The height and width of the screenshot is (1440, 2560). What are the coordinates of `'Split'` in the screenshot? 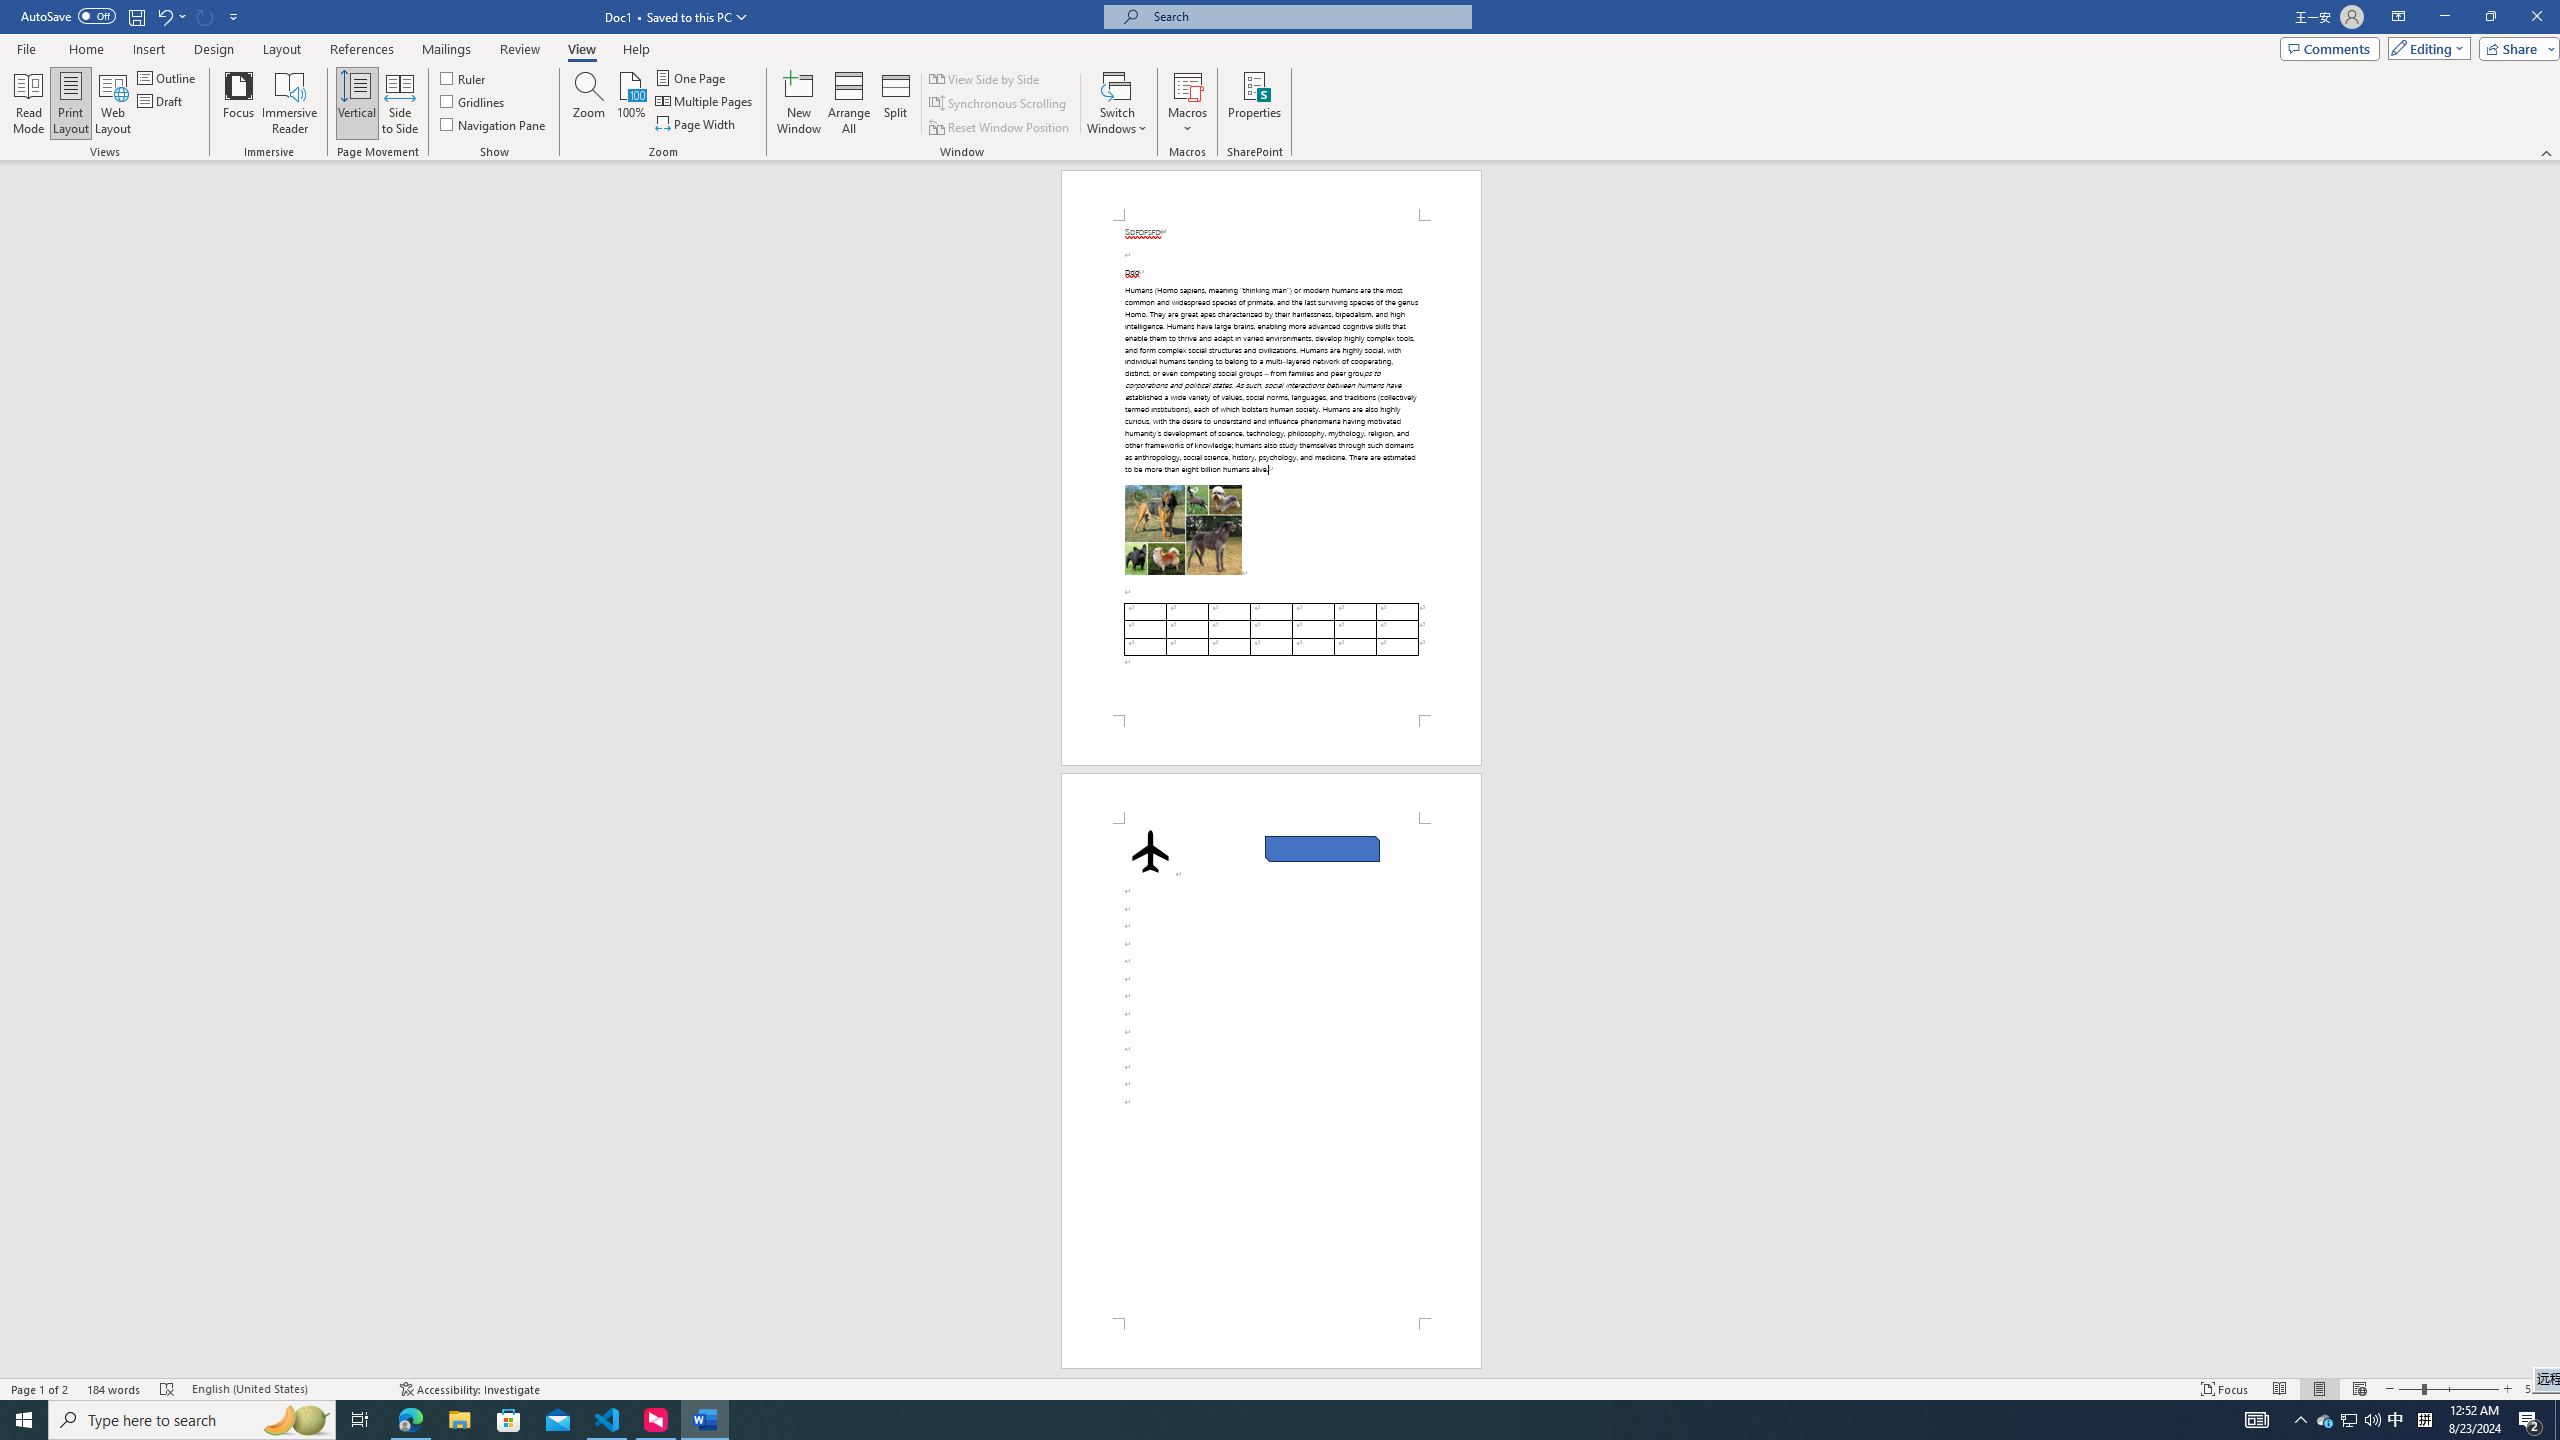 It's located at (896, 103).